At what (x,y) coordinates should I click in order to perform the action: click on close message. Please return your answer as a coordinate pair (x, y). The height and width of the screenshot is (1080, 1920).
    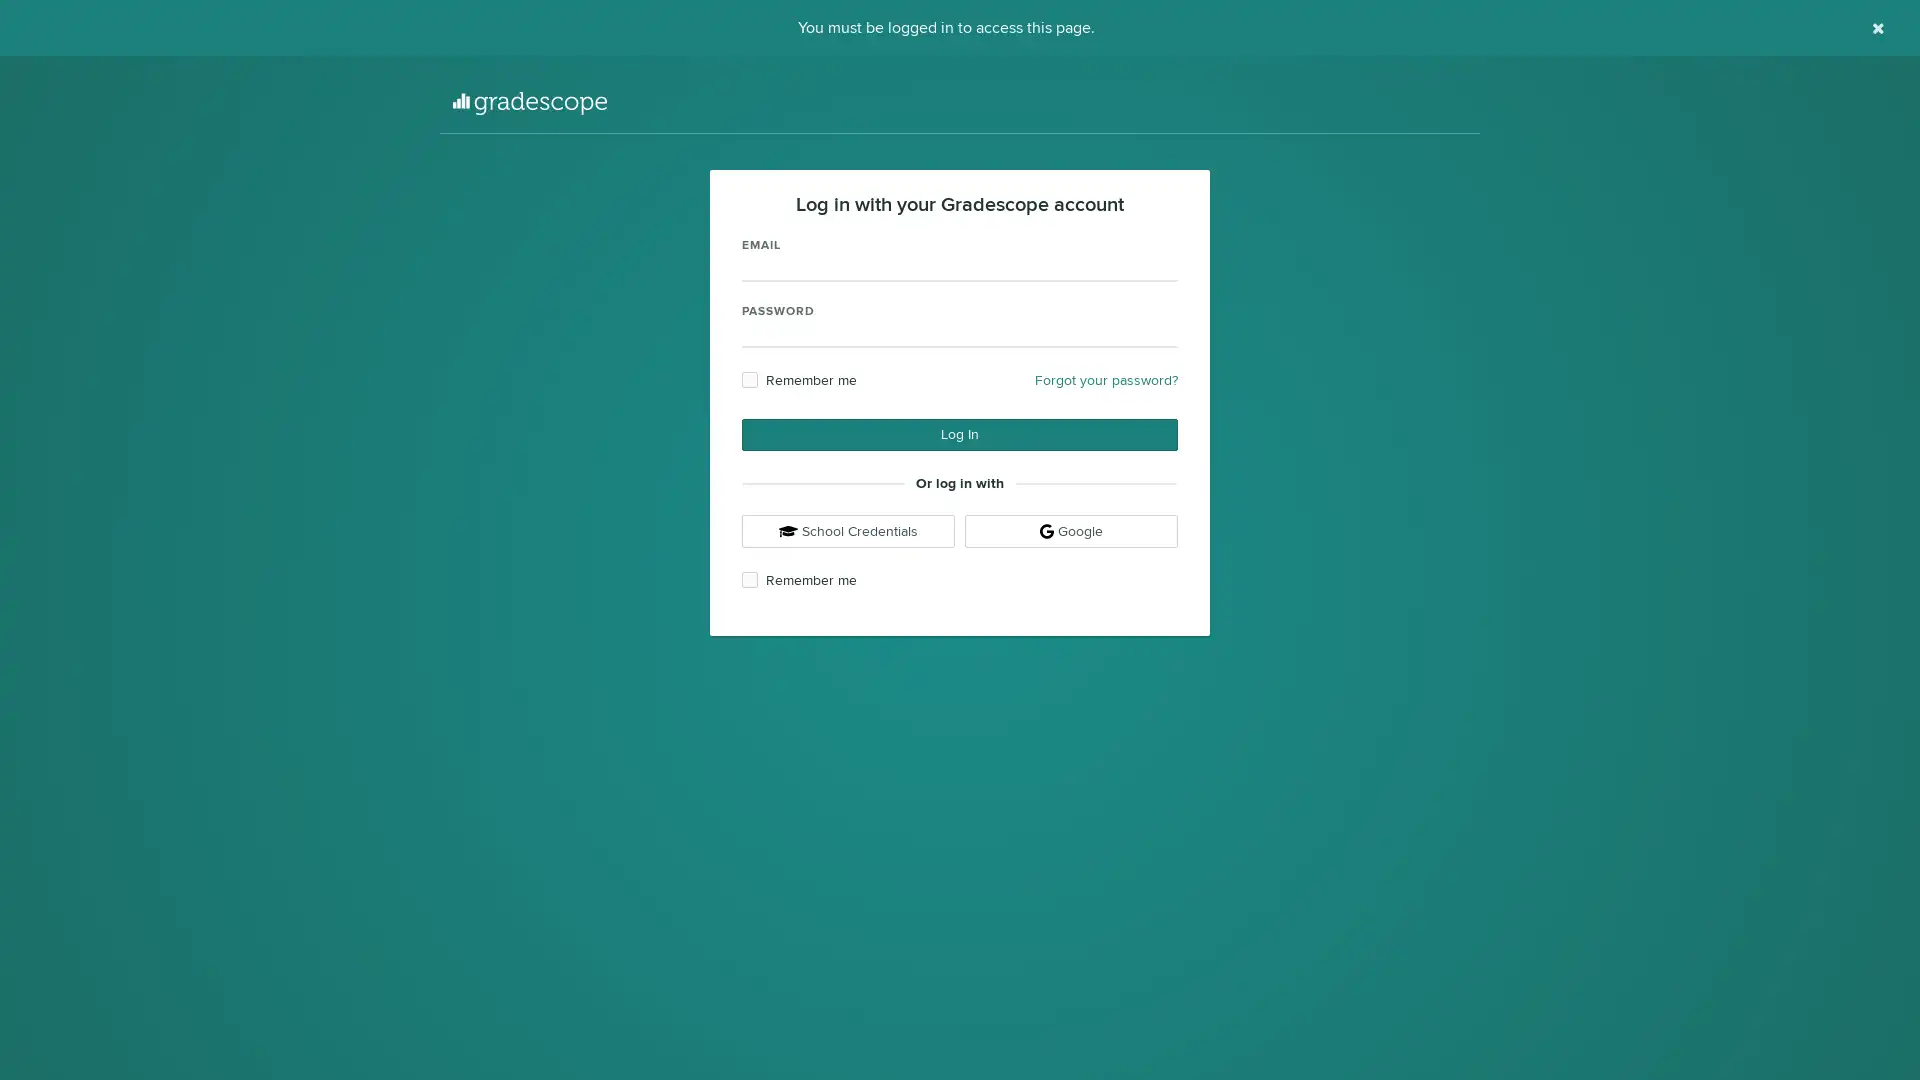
    Looking at the image, I should click on (1877, 28).